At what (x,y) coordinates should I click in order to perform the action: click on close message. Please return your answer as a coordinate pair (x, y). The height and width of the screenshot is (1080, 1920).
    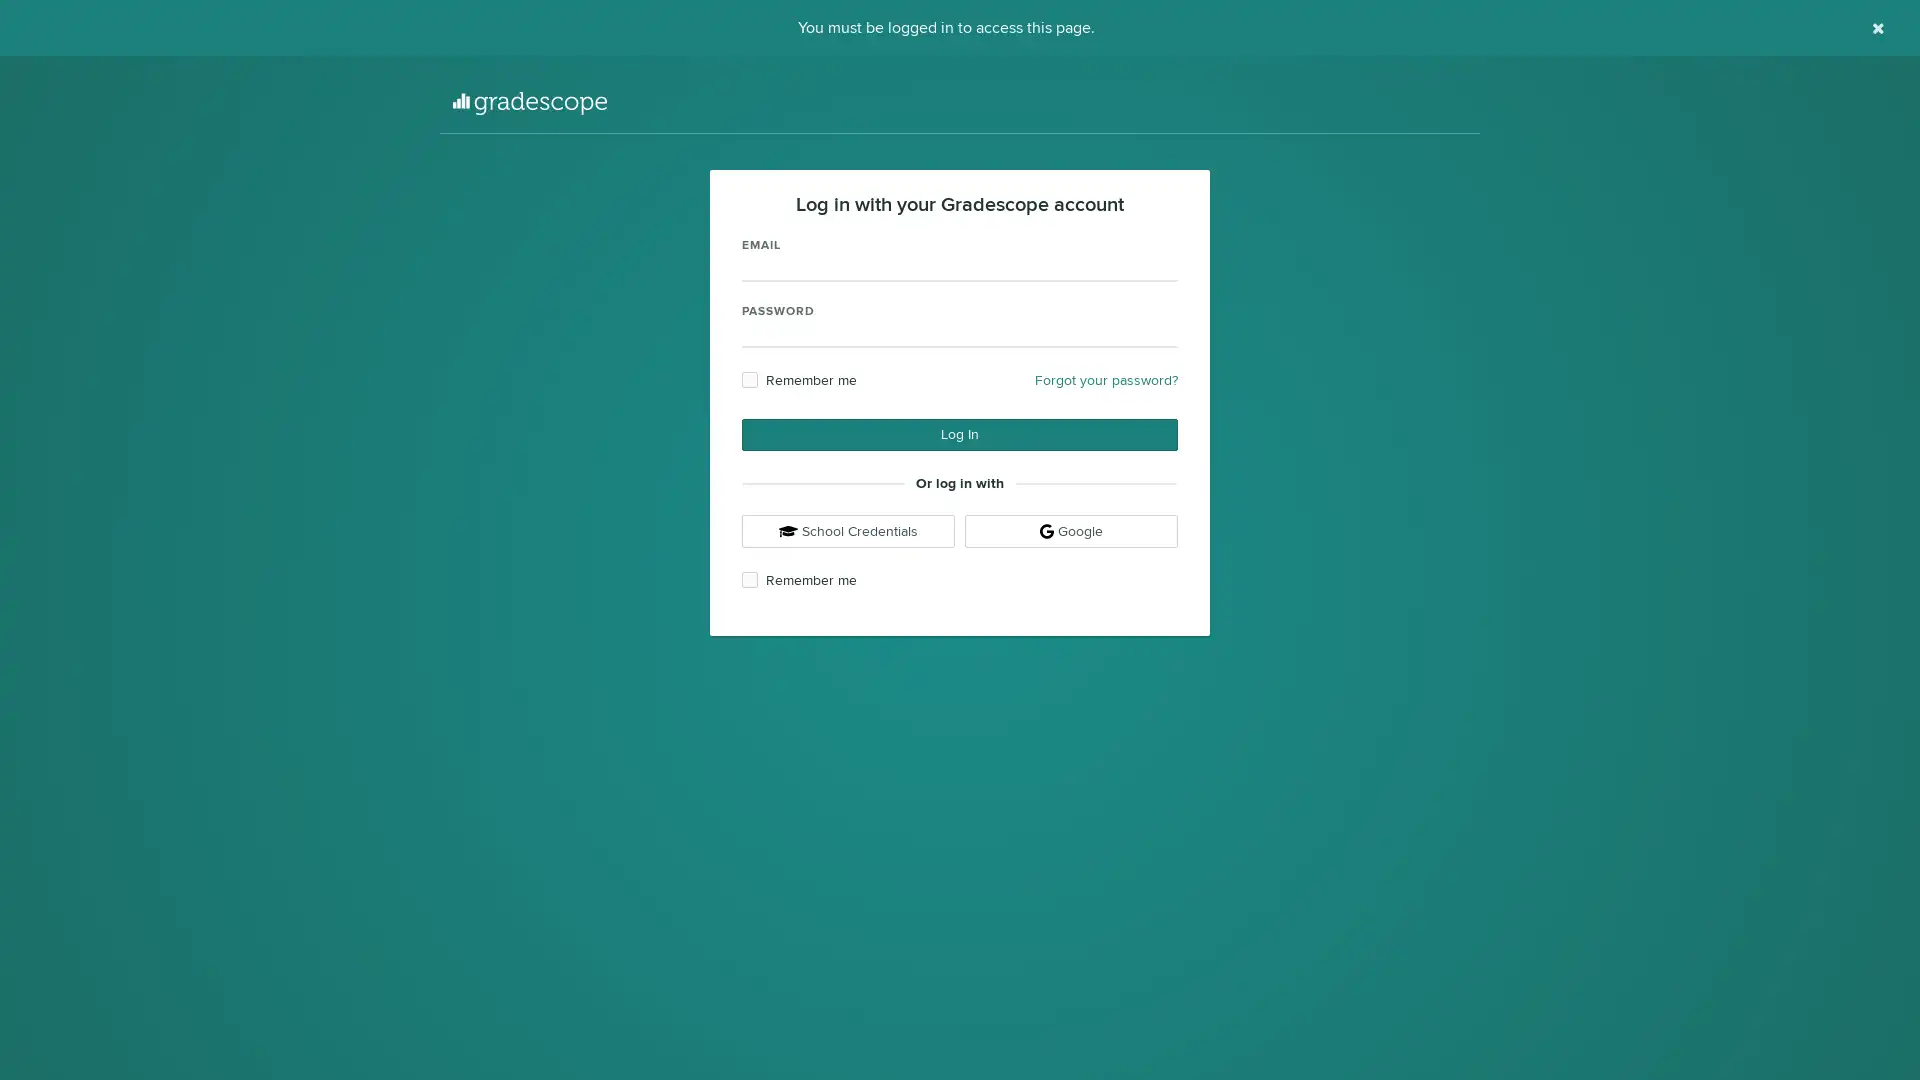
    Looking at the image, I should click on (1877, 28).